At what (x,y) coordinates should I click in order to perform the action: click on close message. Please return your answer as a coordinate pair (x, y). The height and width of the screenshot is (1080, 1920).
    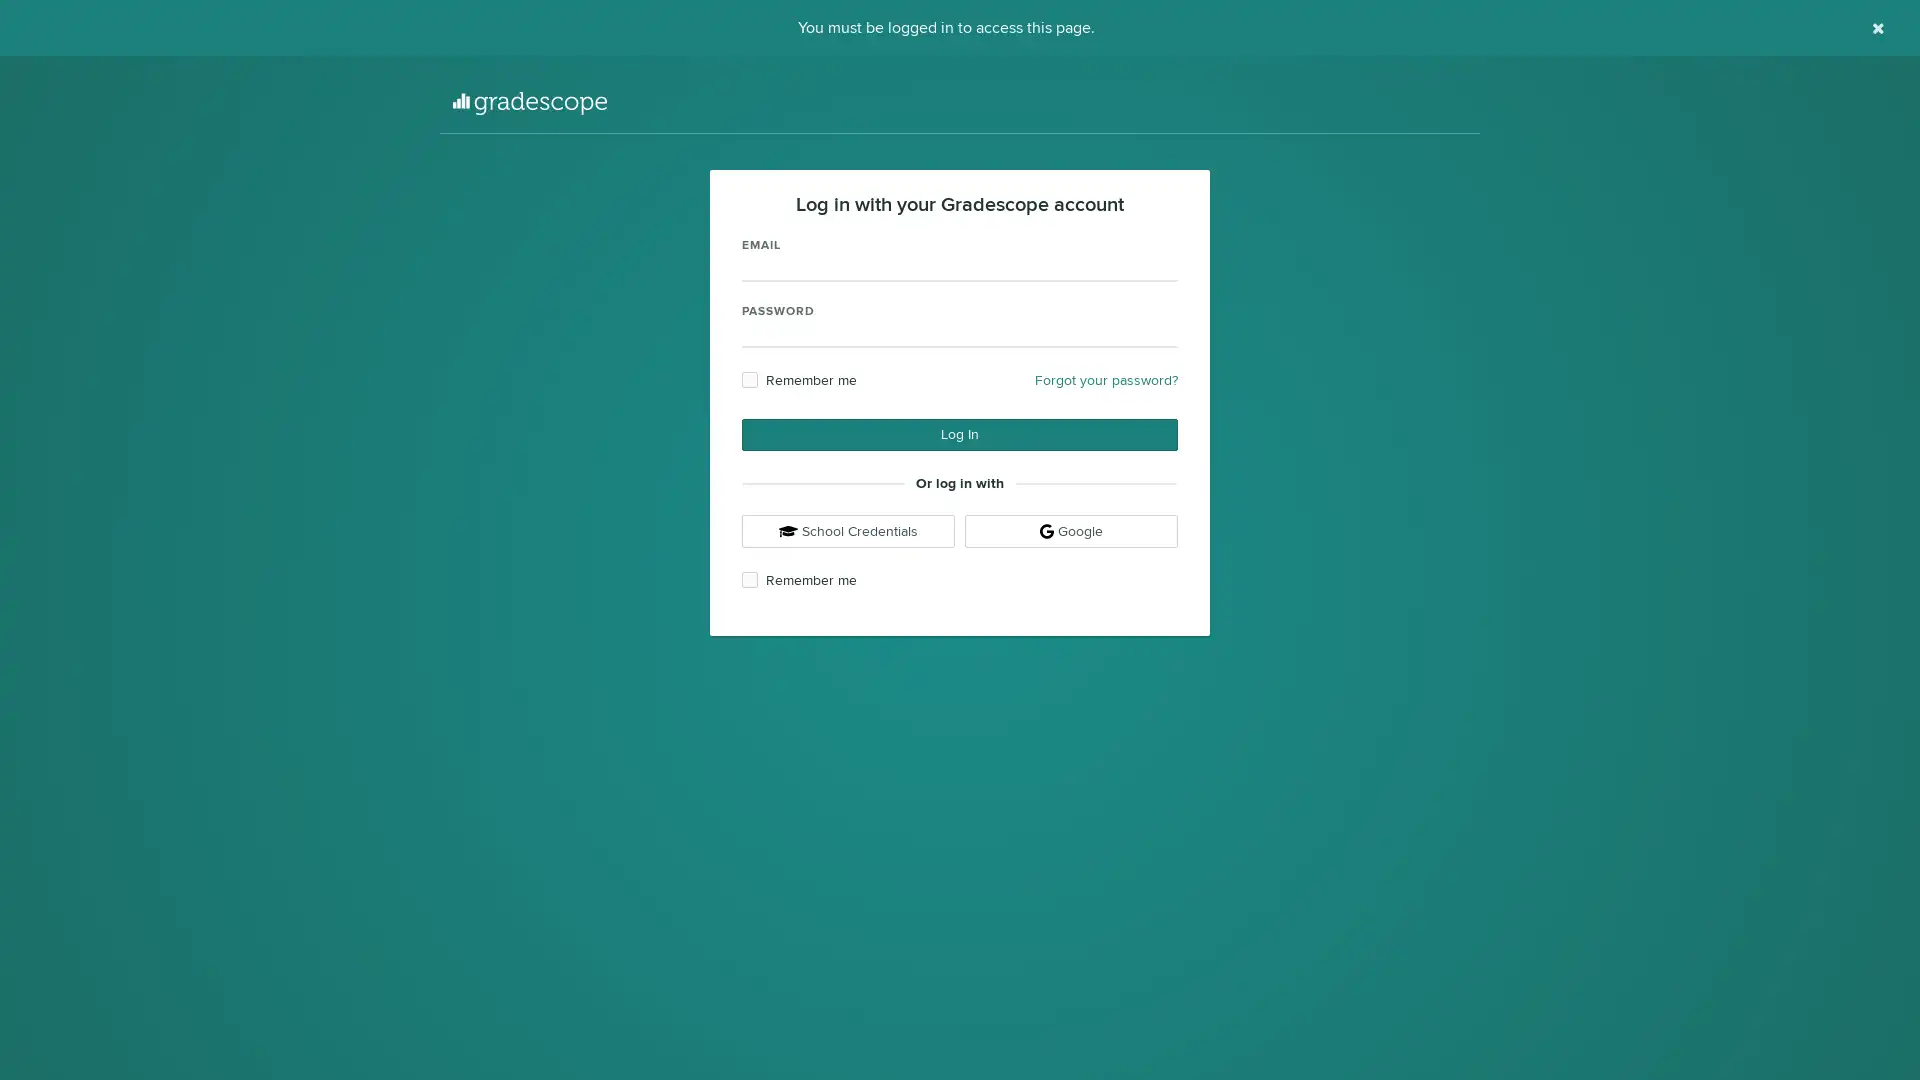
    Looking at the image, I should click on (1877, 28).